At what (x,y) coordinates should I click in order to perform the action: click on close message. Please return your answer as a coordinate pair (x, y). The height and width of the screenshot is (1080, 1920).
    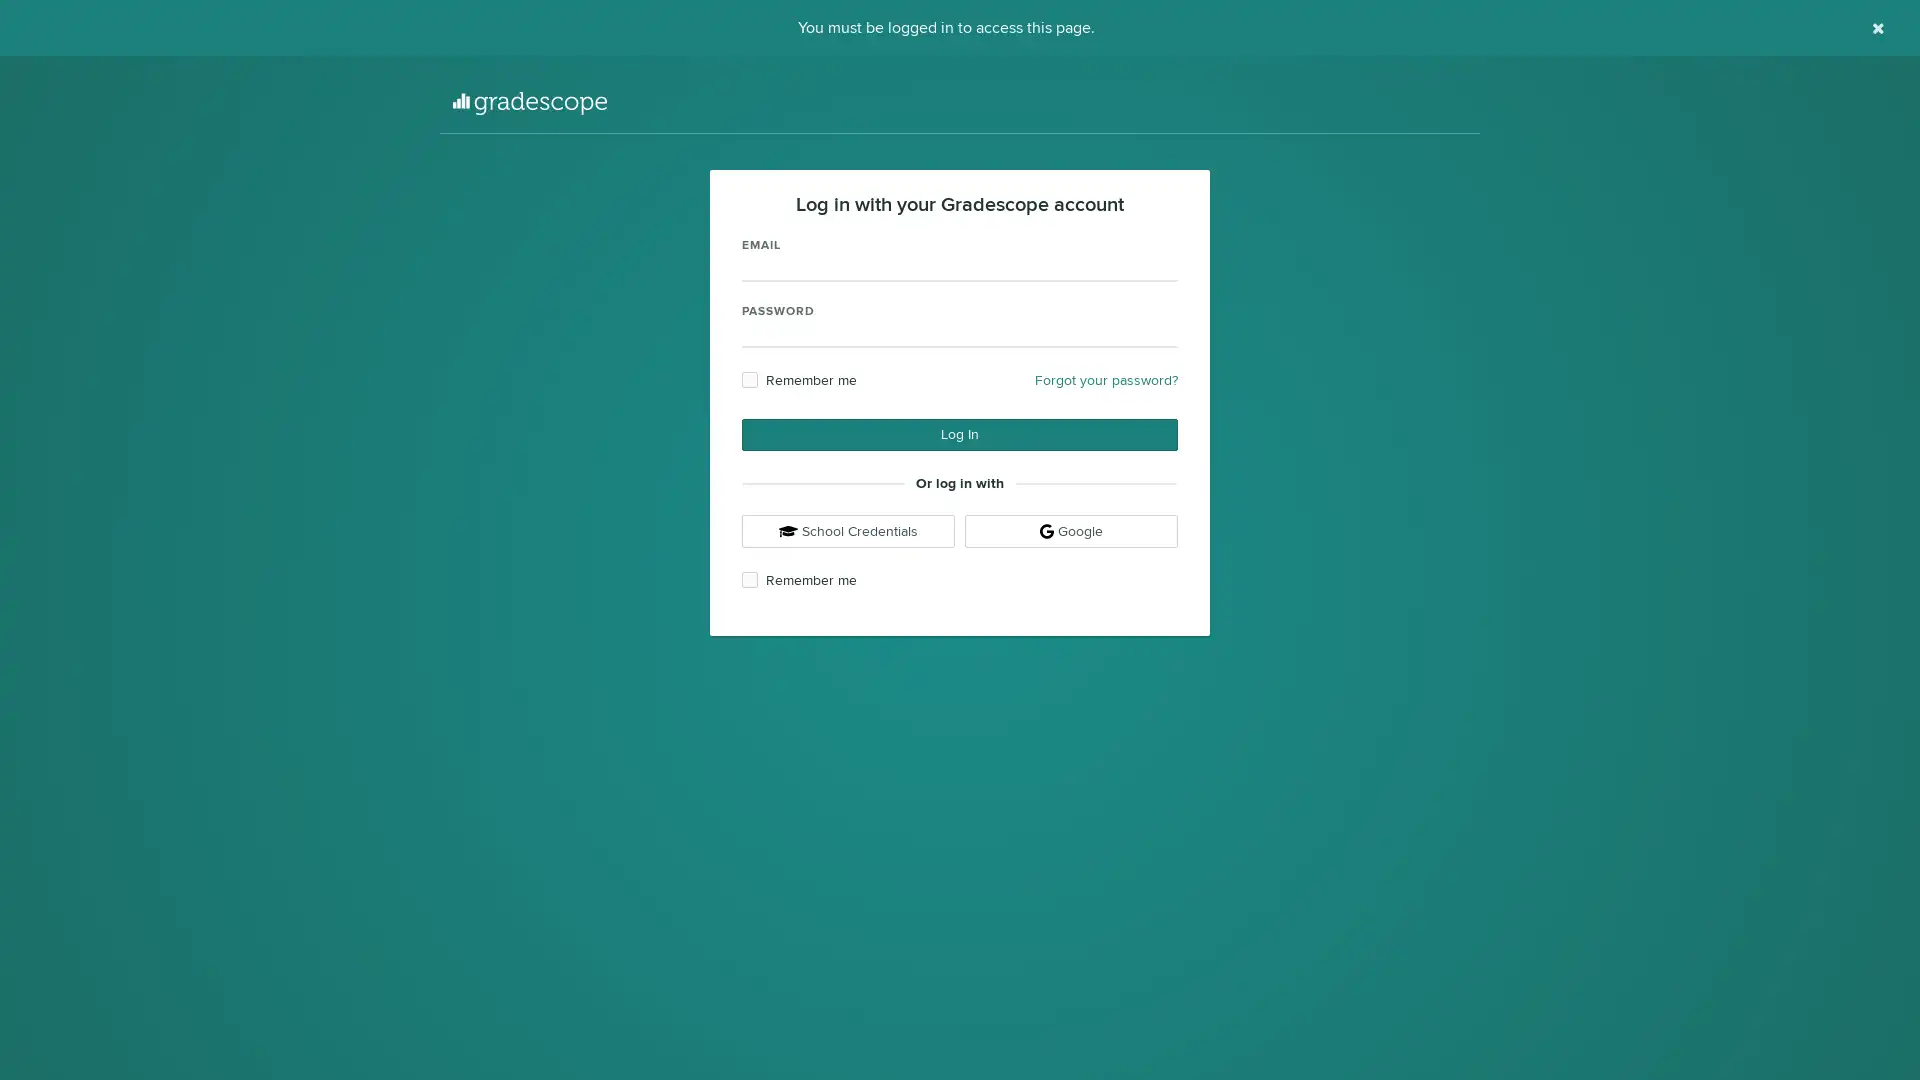
    Looking at the image, I should click on (1877, 28).